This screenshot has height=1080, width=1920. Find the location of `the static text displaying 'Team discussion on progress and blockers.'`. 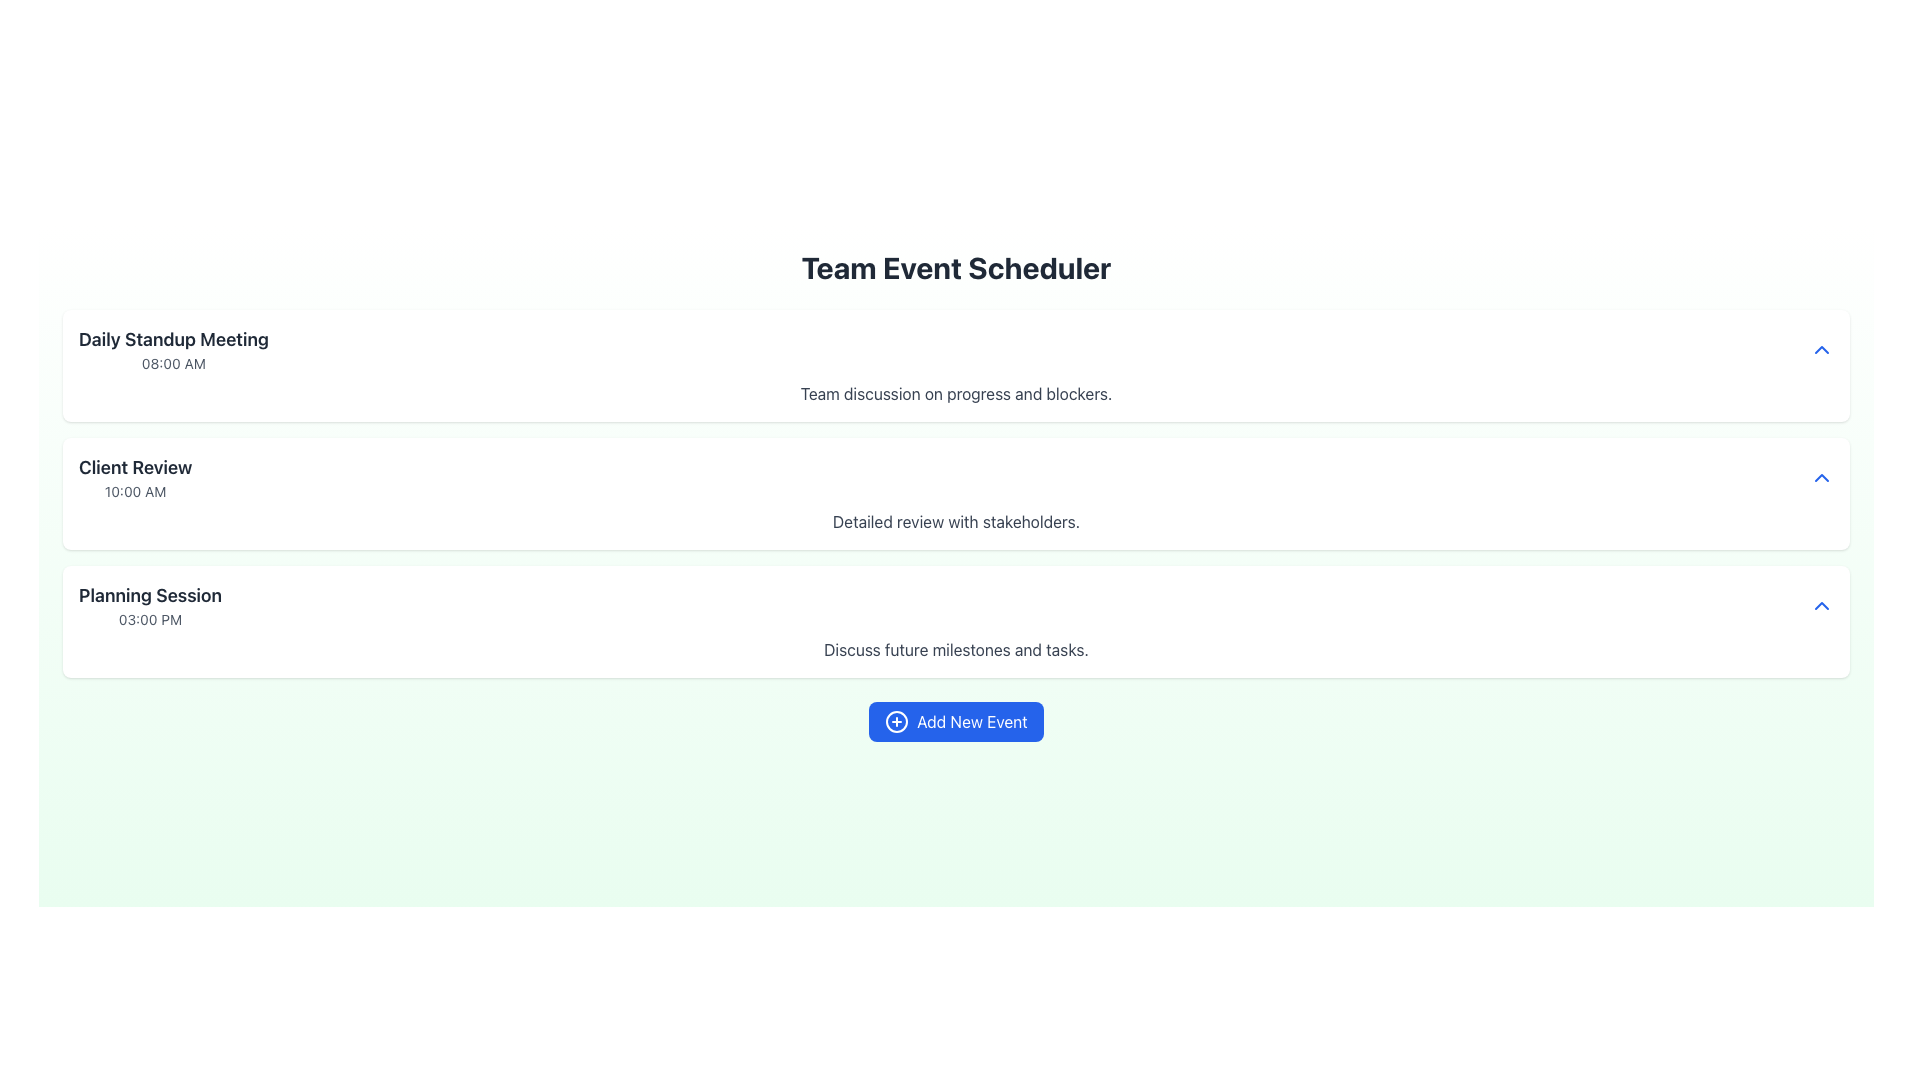

the static text displaying 'Team discussion on progress and blockers.' is located at coordinates (955, 393).